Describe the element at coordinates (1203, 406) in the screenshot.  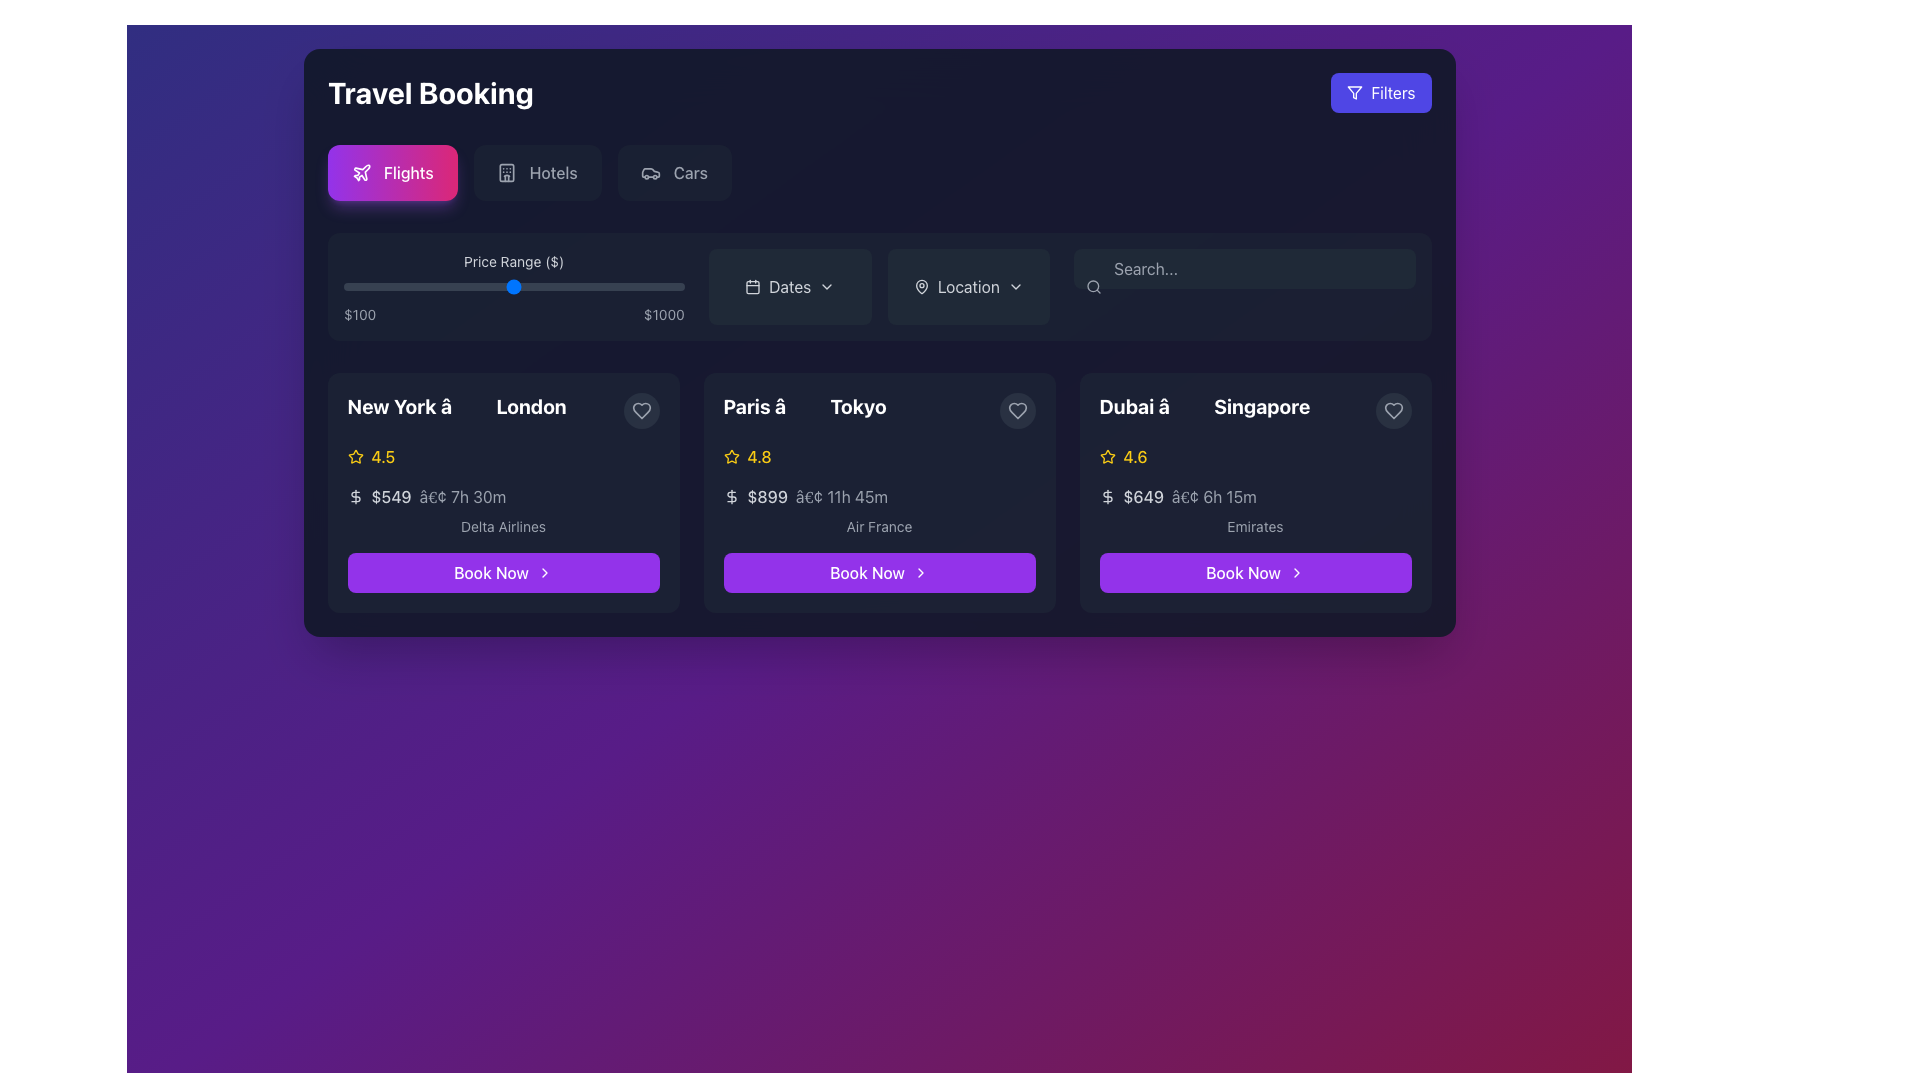
I see `the label displaying the text 'Dubai â†’ Singapore' in bold, extra-large font located in the top-left corner of the flight information card` at that location.